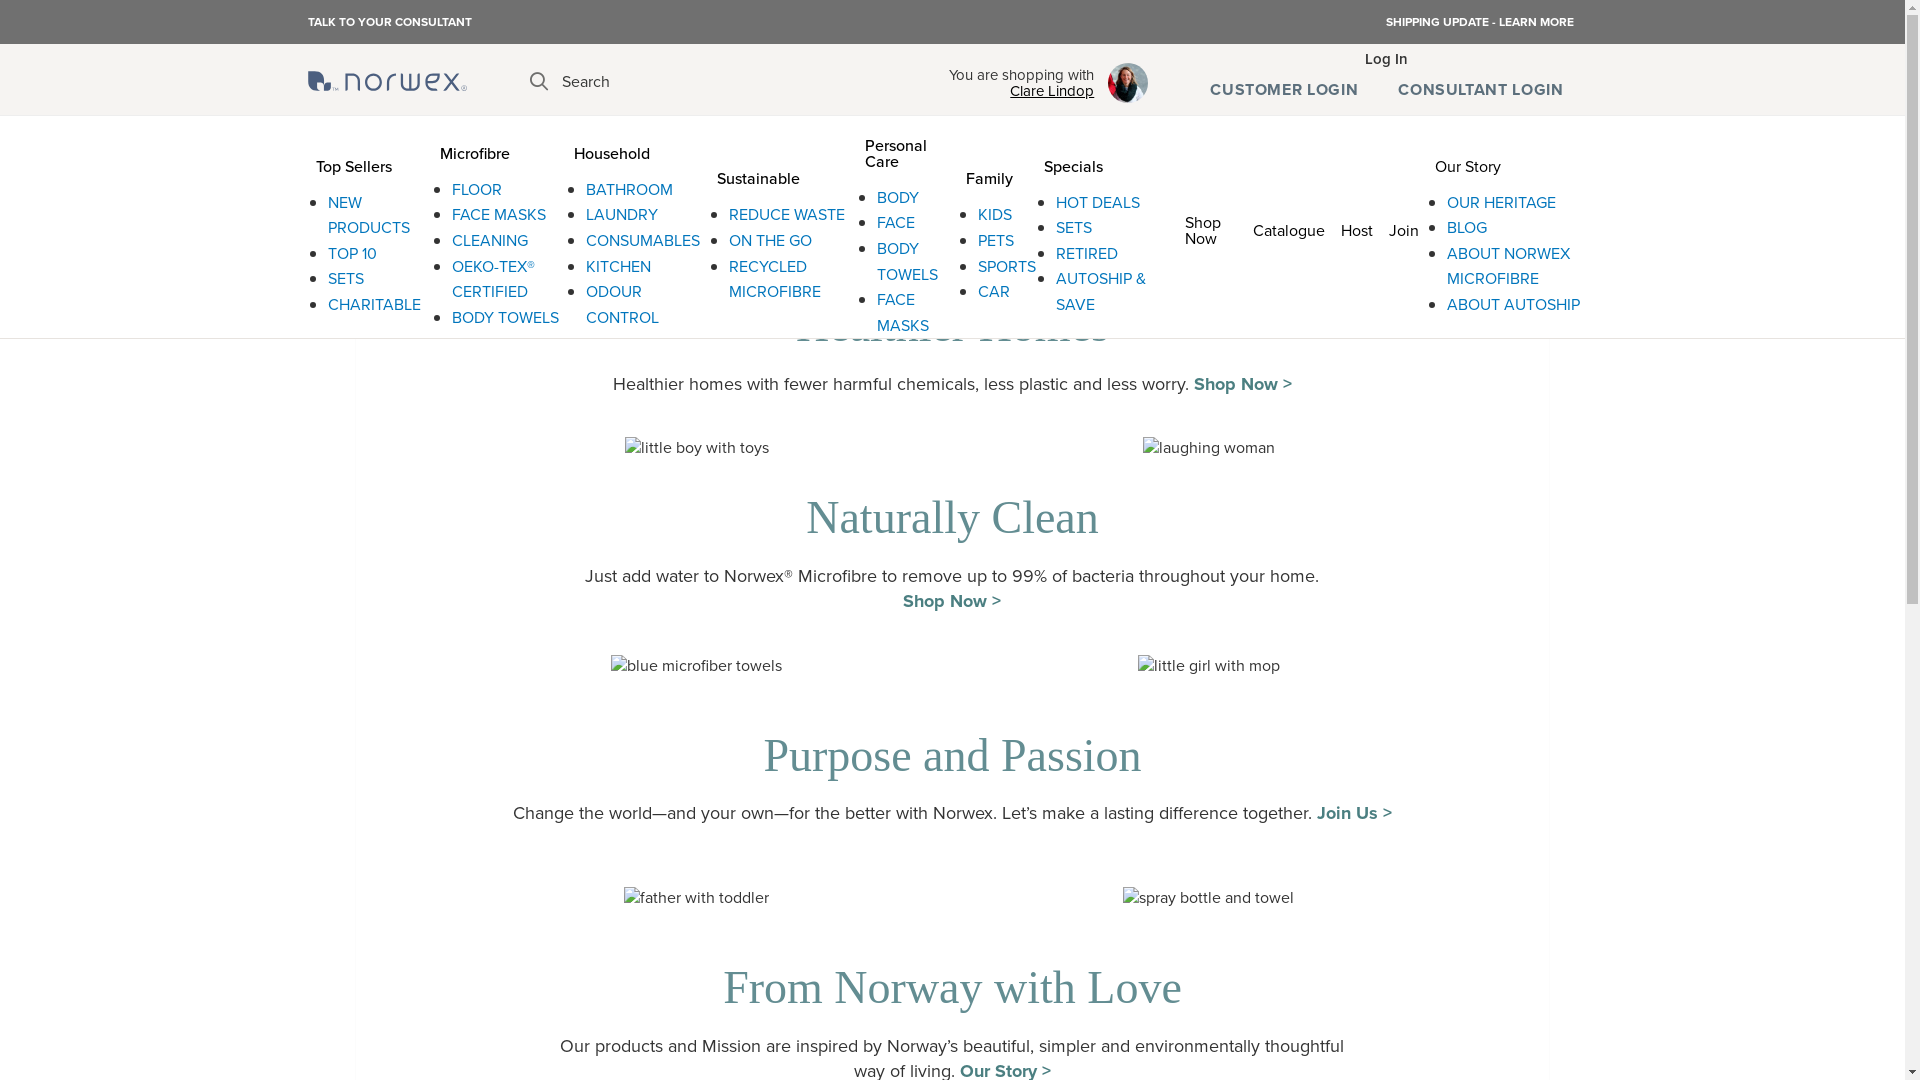  What do you see at coordinates (431, 149) in the screenshot?
I see `'Microfibre'` at bounding box center [431, 149].